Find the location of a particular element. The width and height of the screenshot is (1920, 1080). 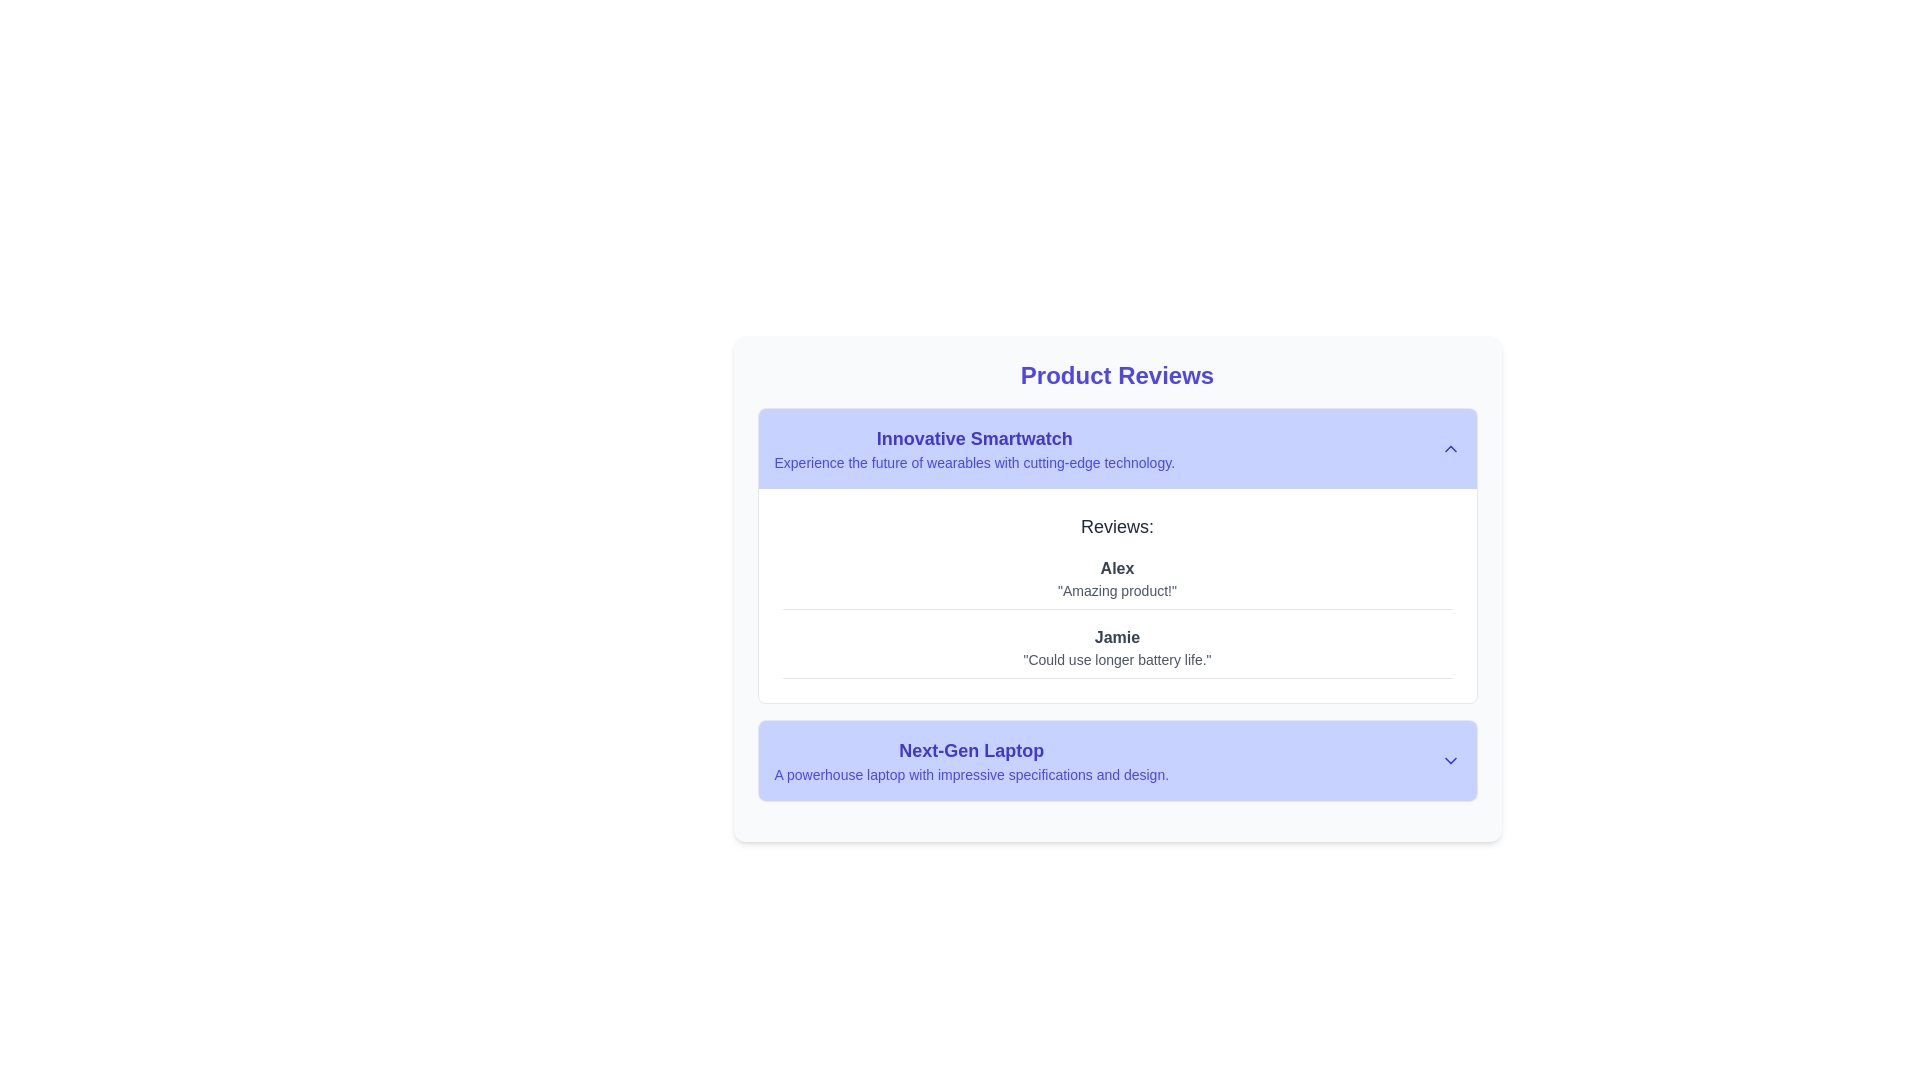

the user review by 'Alex' which contains the comment 'Amazing product!' styled in a bold font under the 'Reviews:' heading is located at coordinates (1116, 583).